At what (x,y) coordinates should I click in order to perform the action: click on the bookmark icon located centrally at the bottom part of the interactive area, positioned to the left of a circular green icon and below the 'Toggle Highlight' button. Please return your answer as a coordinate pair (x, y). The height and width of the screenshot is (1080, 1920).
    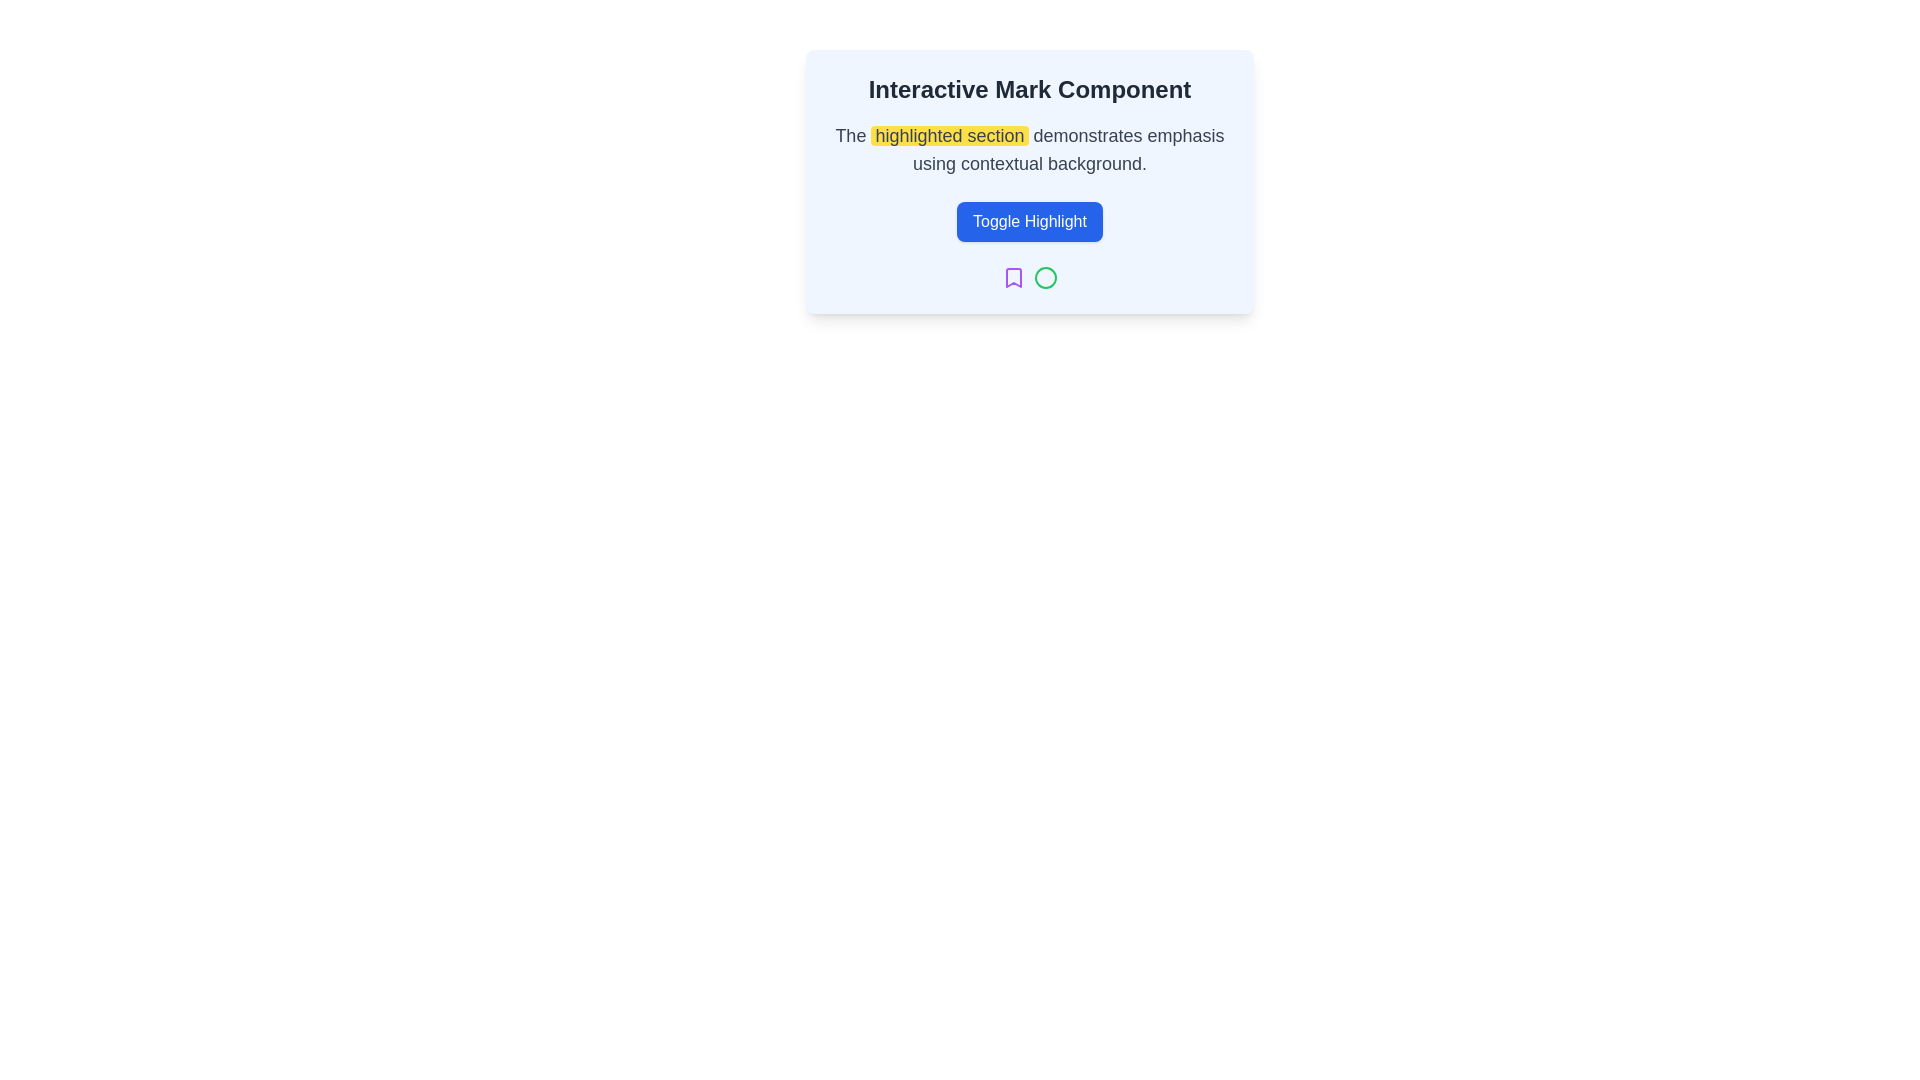
    Looking at the image, I should click on (1013, 277).